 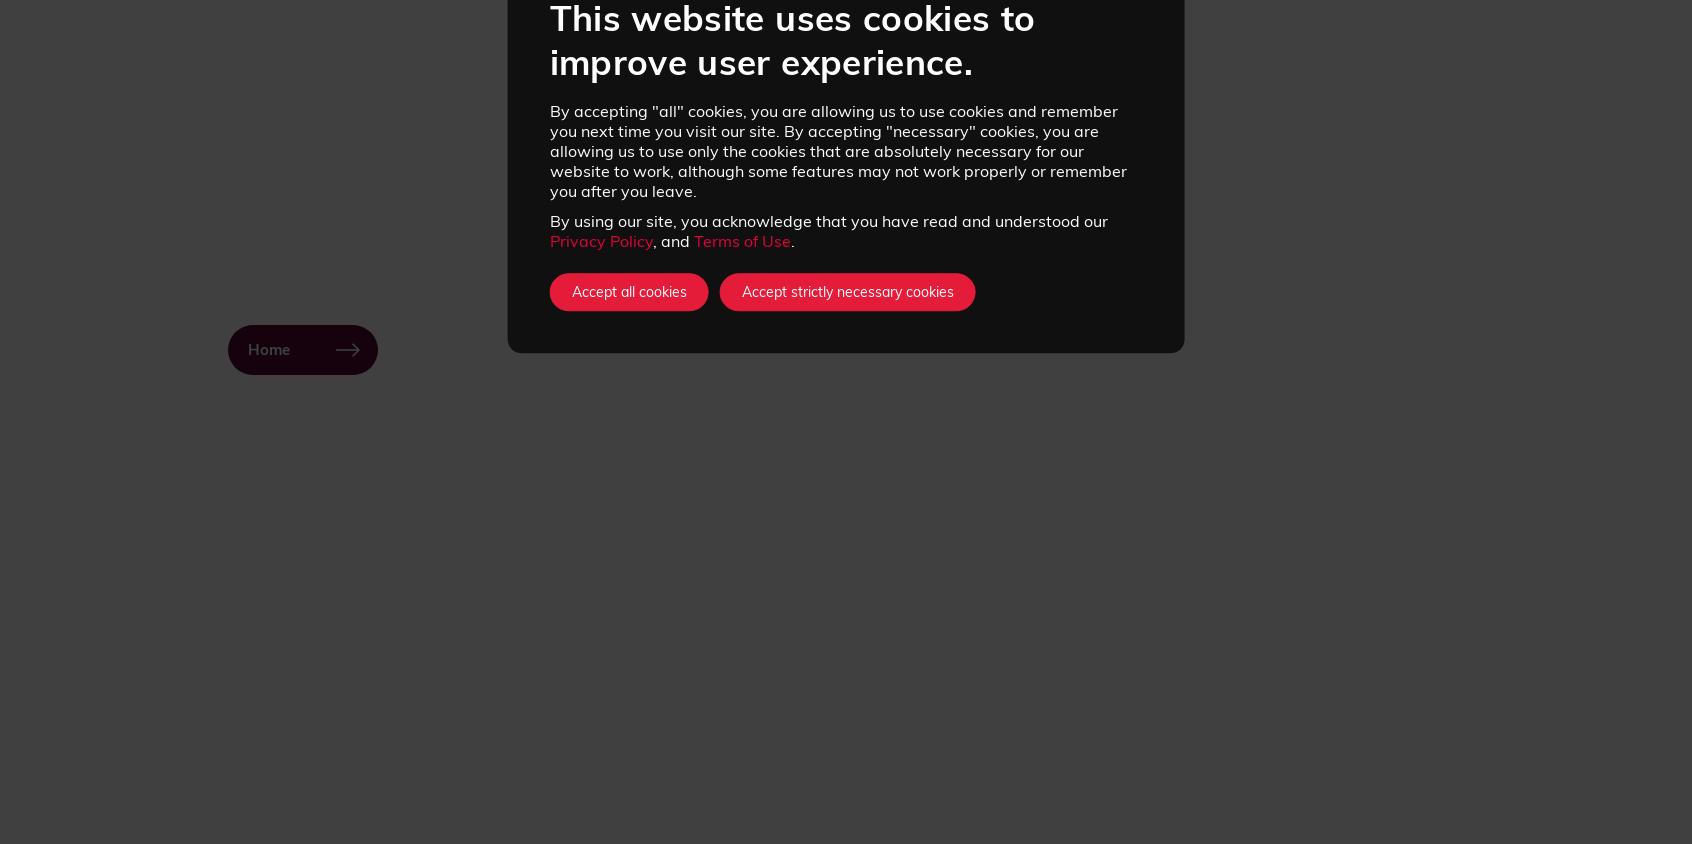 What do you see at coordinates (269, 350) in the screenshot?
I see `'Home'` at bounding box center [269, 350].